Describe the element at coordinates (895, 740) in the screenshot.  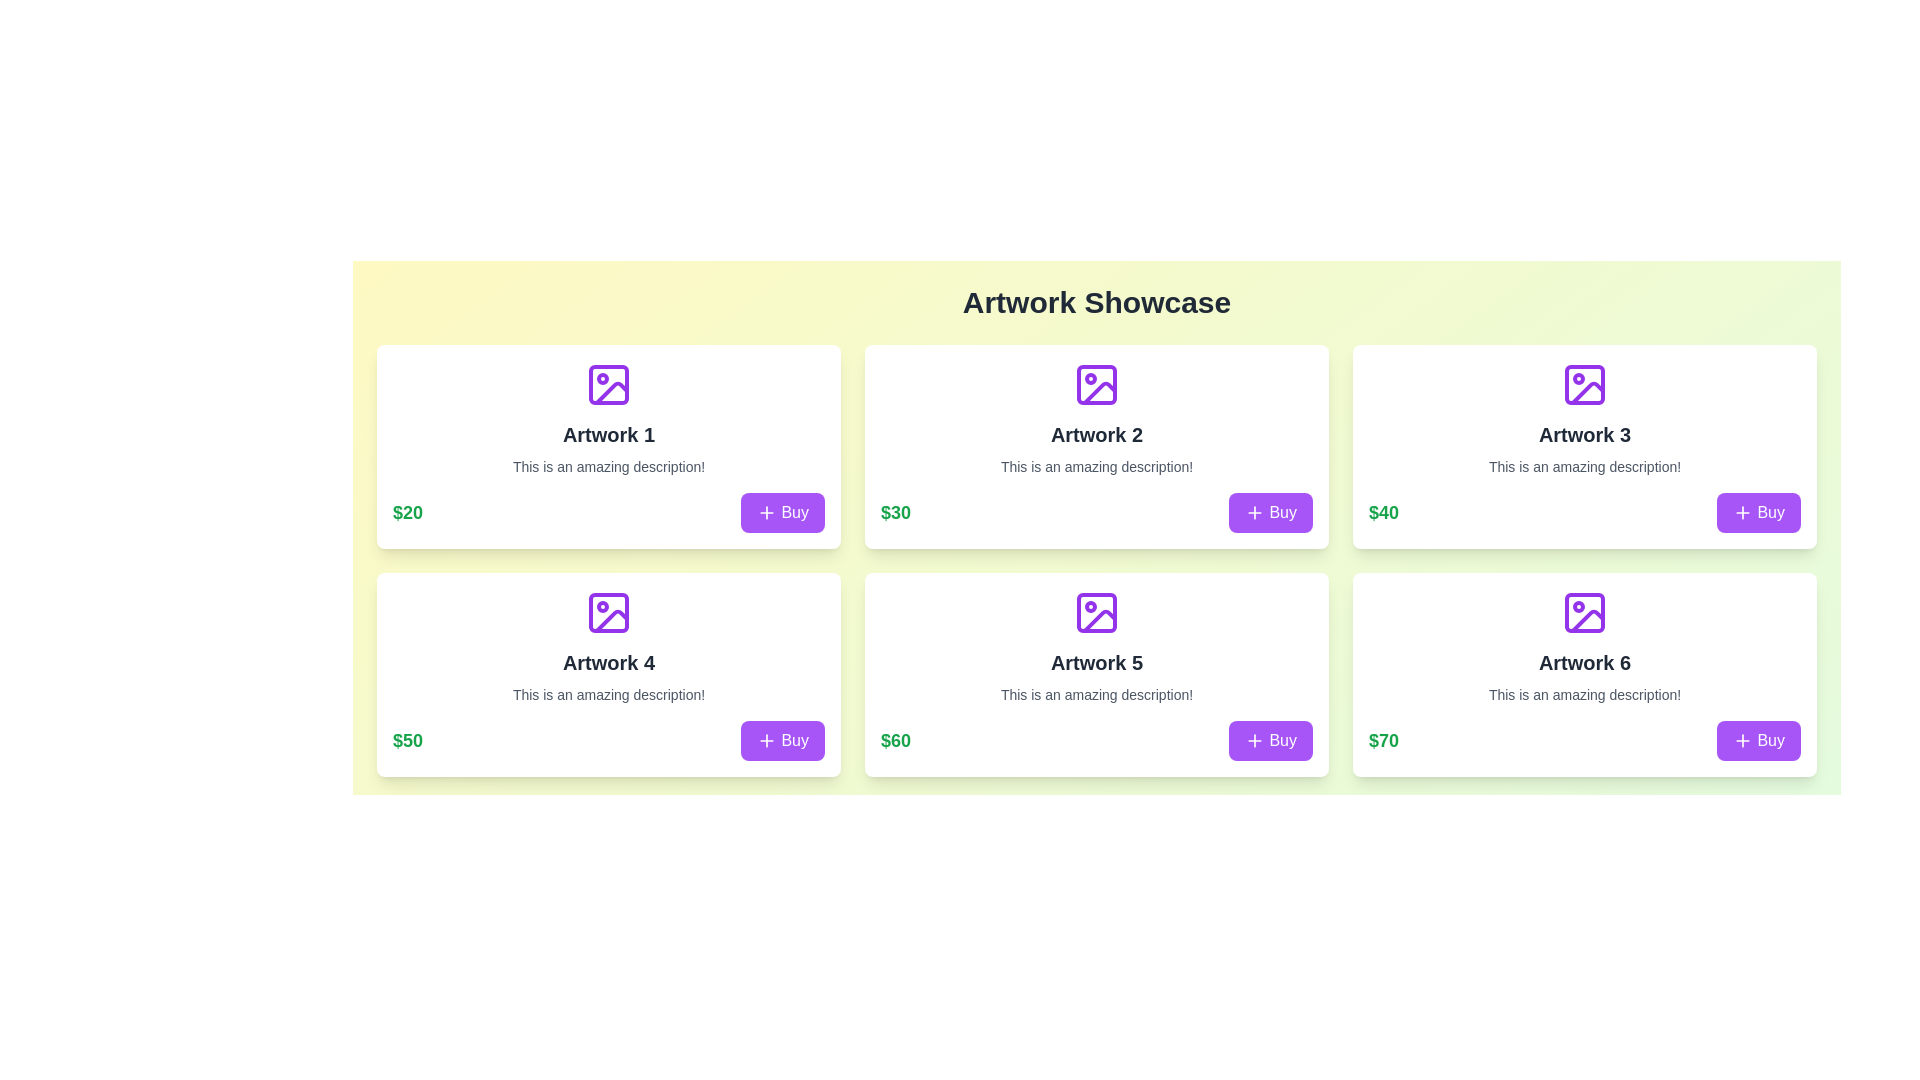
I see `the price Text Label displaying the cost of the artwork in the card for 'Artwork 5', located in the bottom-left corner adjacent to the '+ Buy' button` at that location.